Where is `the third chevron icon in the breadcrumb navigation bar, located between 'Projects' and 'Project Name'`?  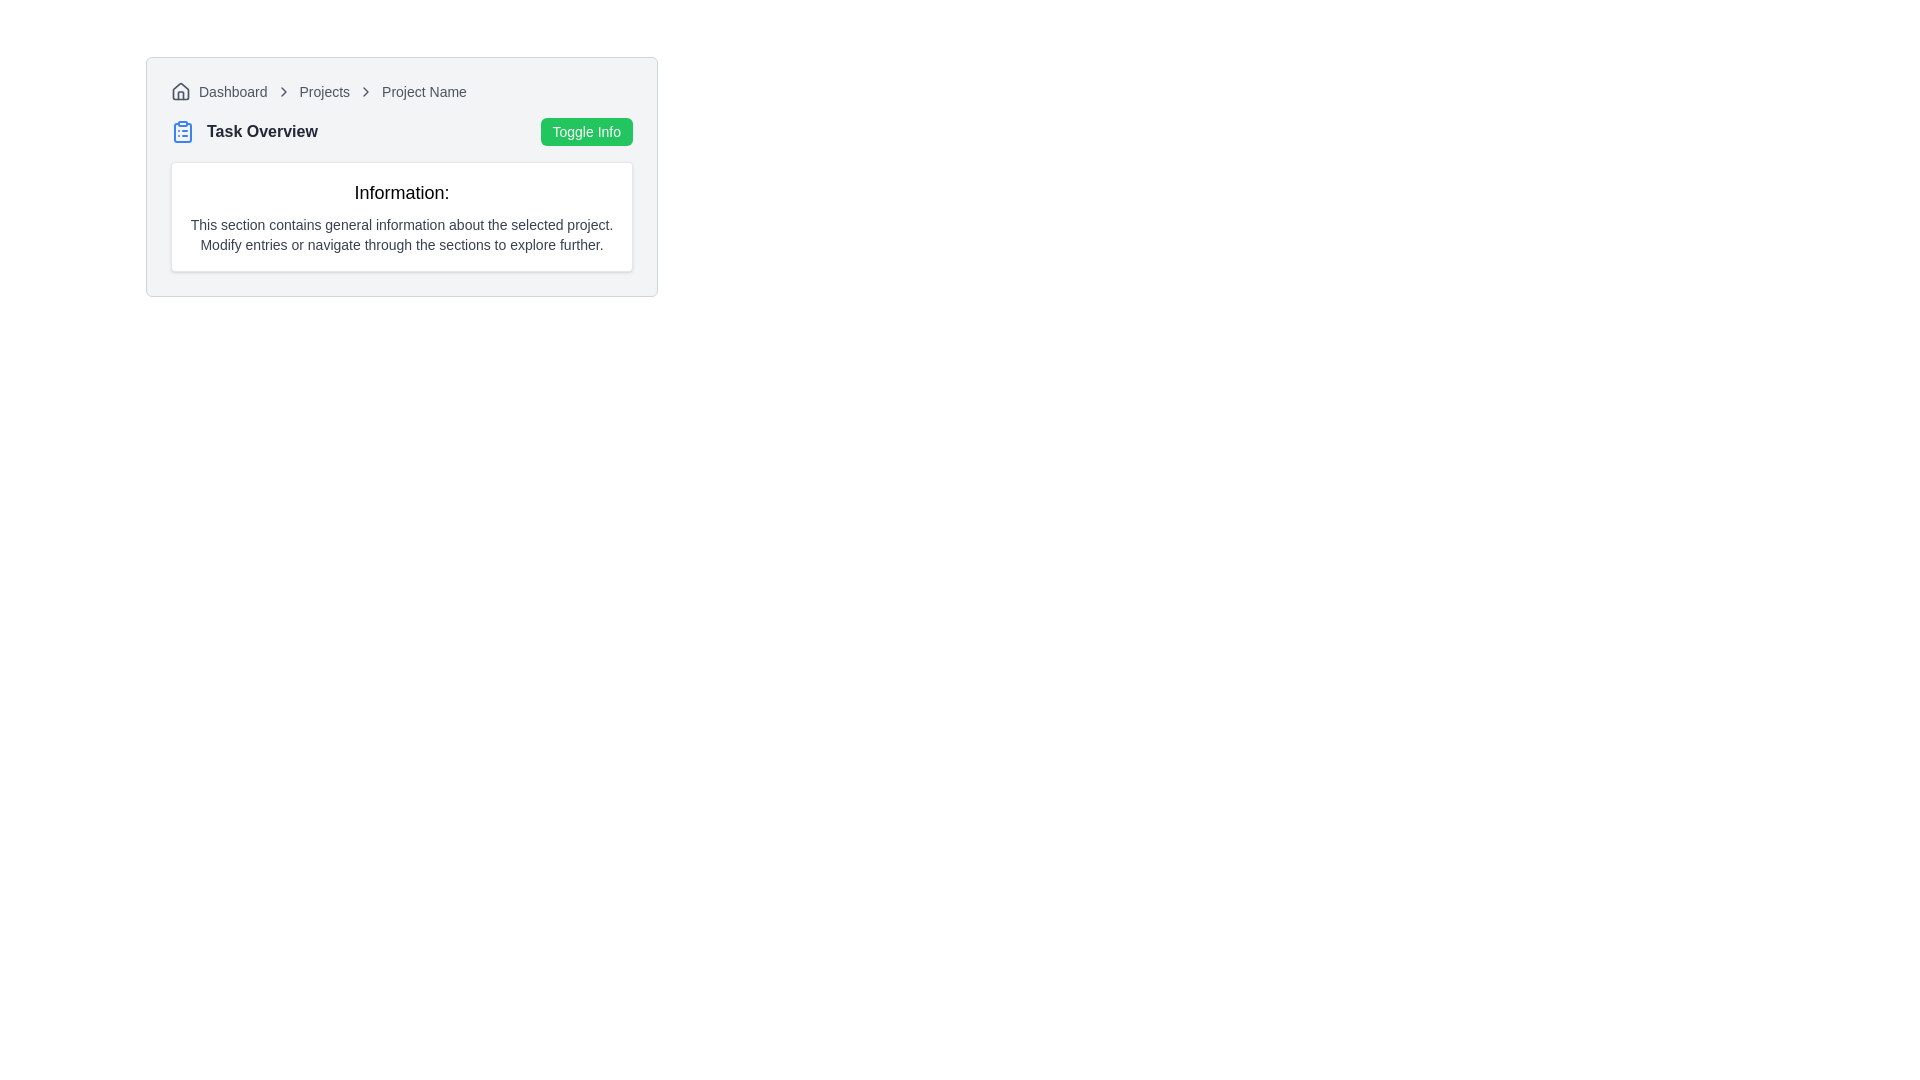
the third chevron icon in the breadcrumb navigation bar, located between 'Projects' and 'Project Name' is located at coordinates (366, 92).